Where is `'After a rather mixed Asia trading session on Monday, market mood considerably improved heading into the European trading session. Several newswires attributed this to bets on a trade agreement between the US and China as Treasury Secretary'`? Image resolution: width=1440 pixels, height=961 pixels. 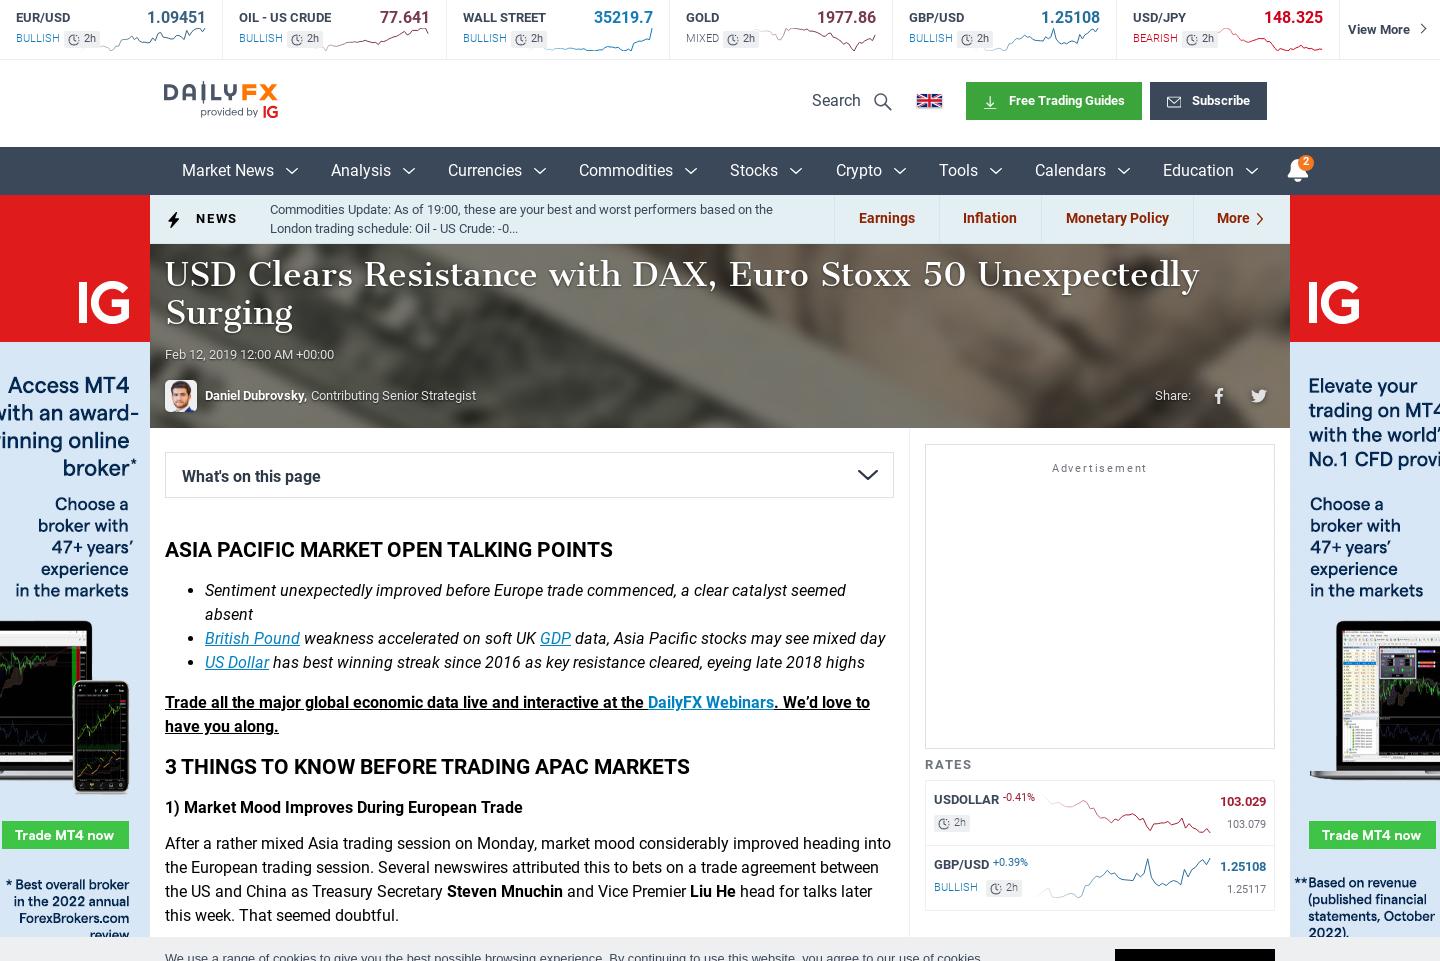
'After a rather mixed Asia trading session on Monday, market mood considerably improved heading into the European trading session. Several newswires attributed this to bets on a trade agreement between the US and China as Treasury Secretary' is located at coordinates (527, 865).